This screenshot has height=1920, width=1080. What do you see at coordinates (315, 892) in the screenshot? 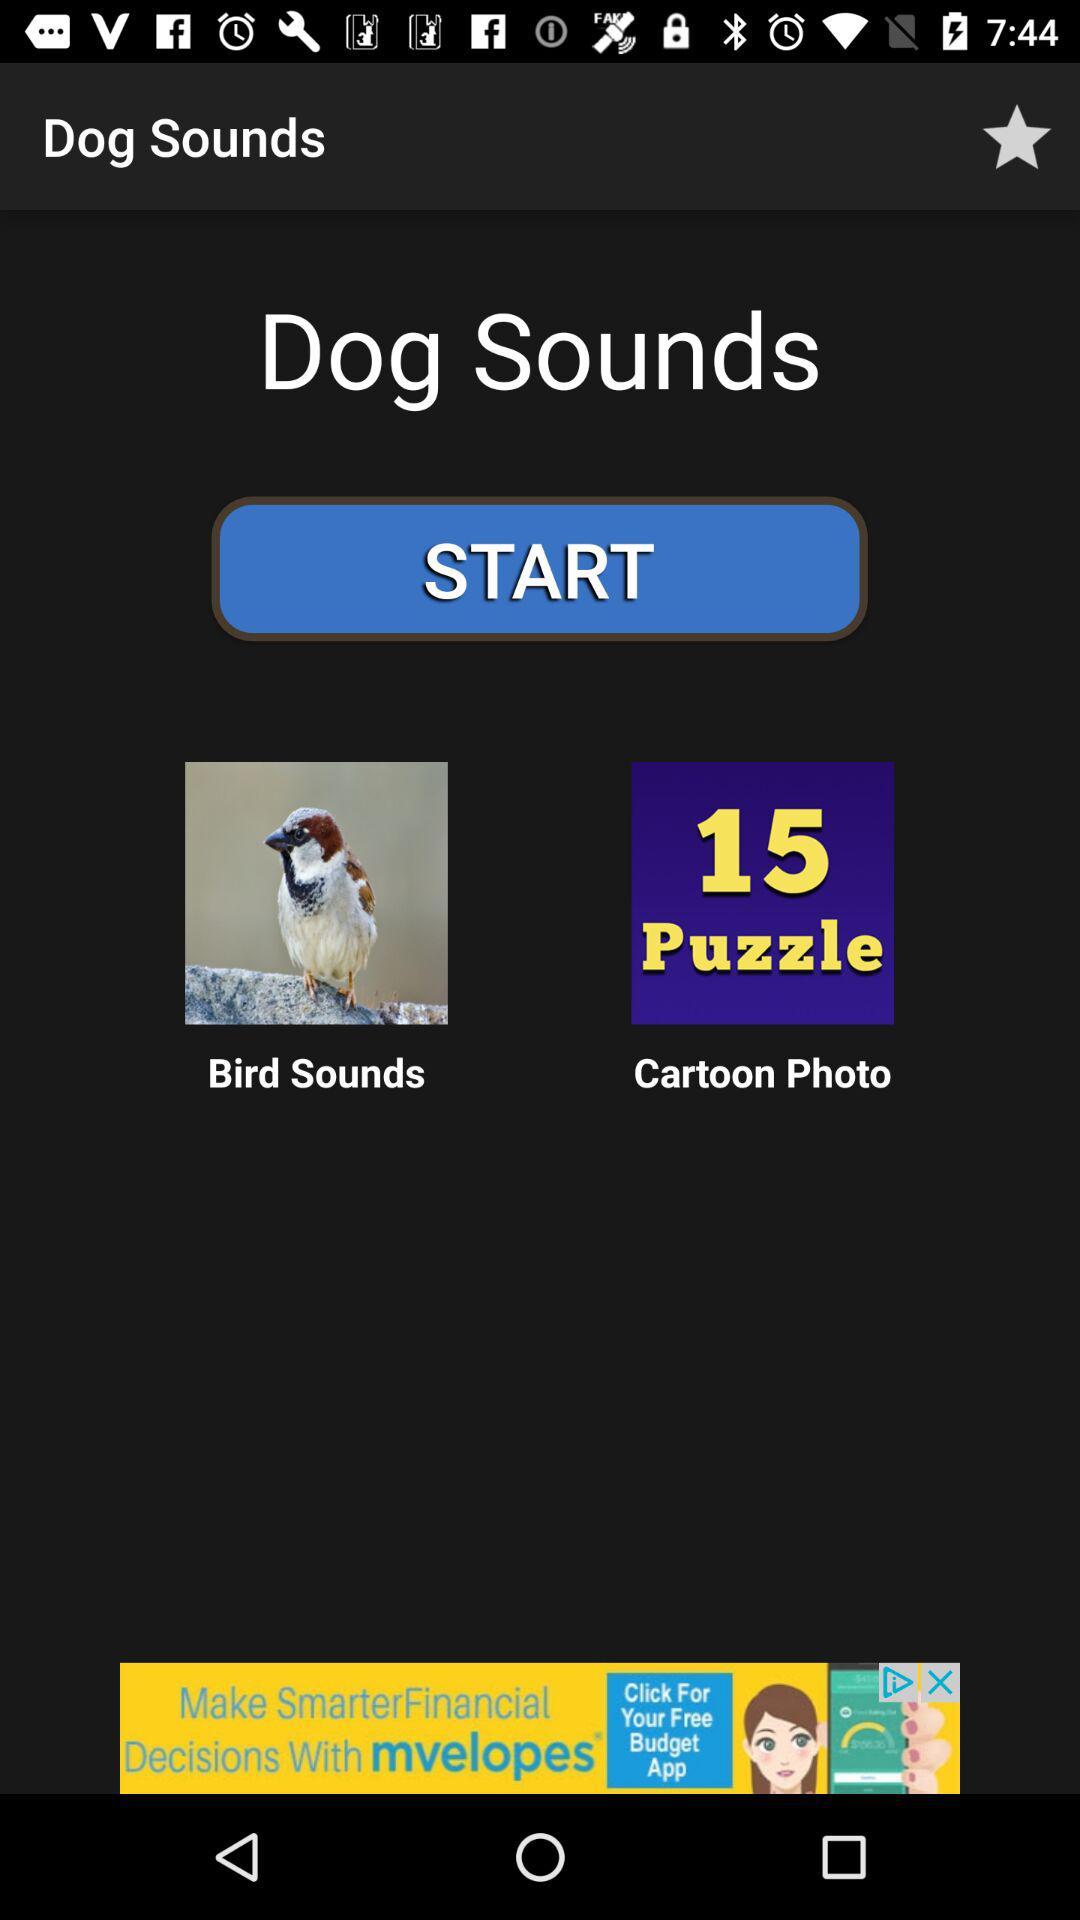
I see `click the bird sounds` at bounding box center [315, 892].